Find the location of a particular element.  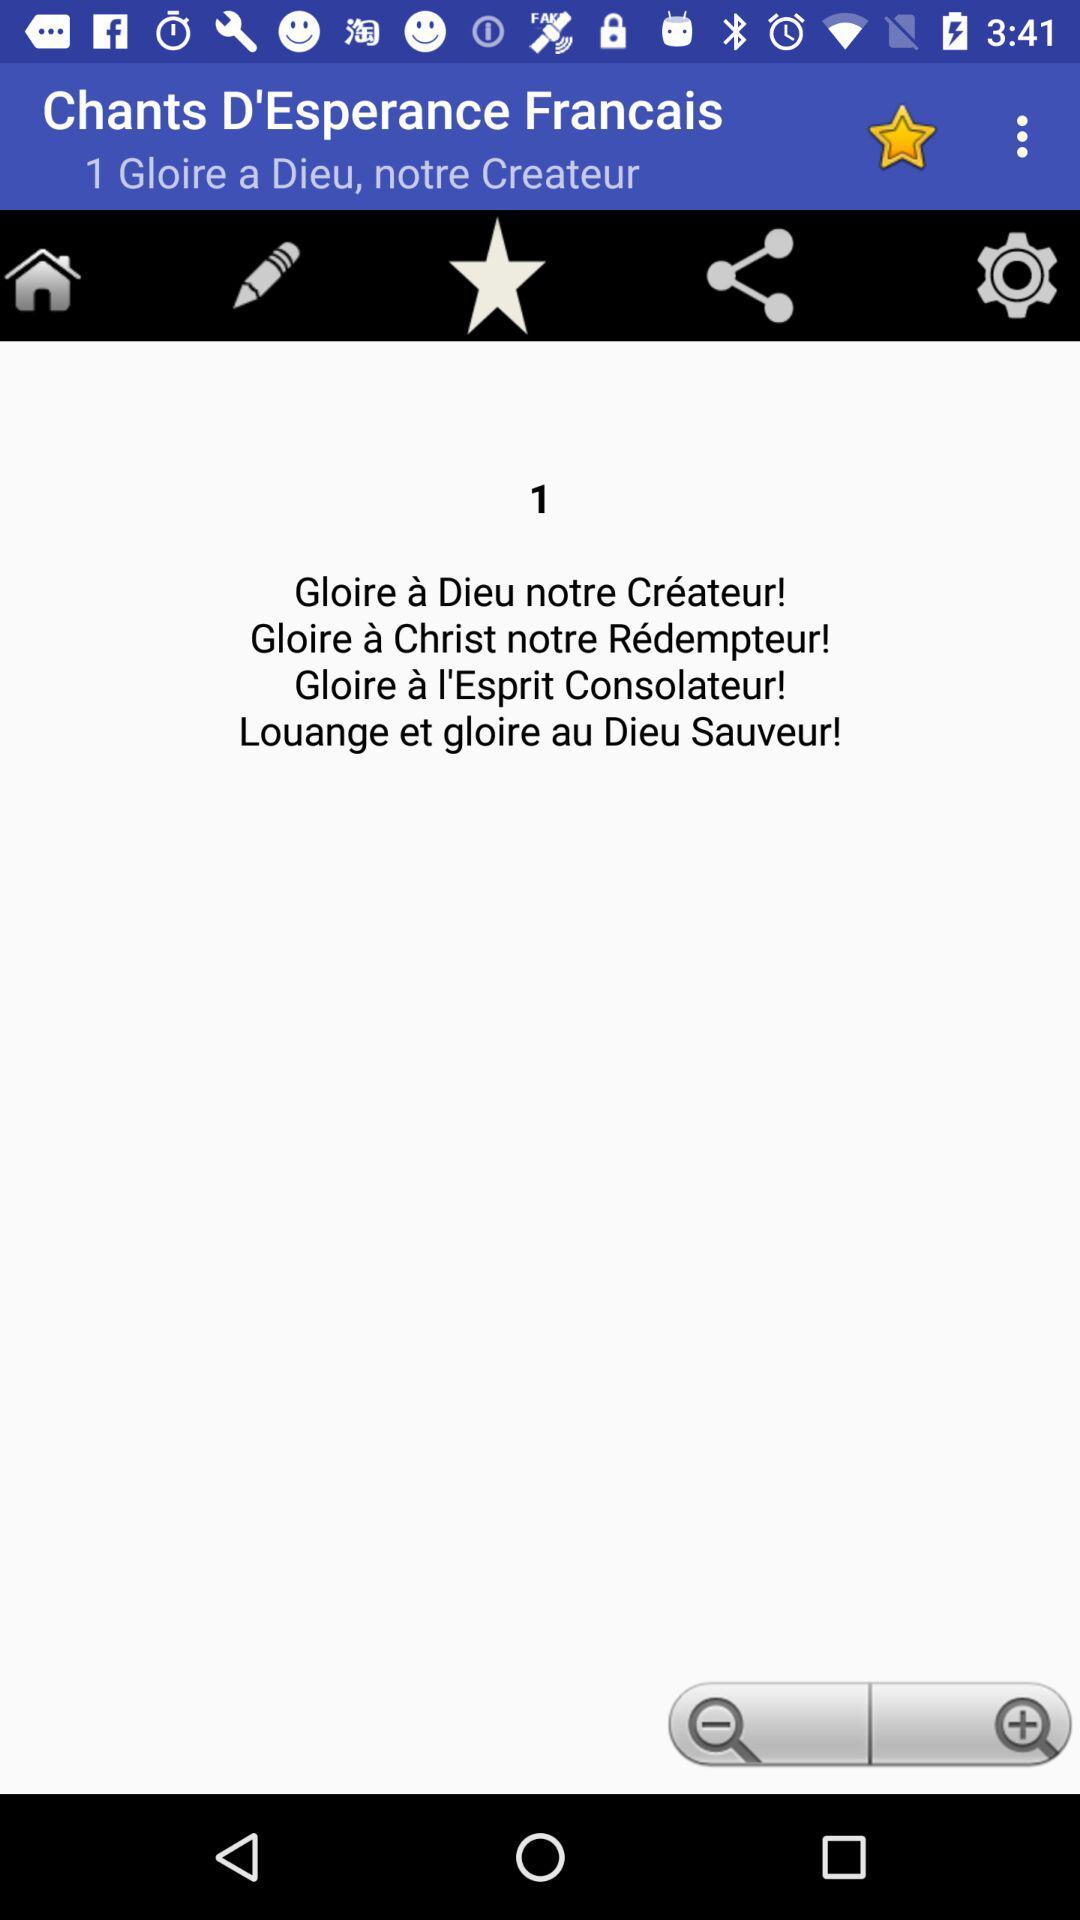

enlarge is located at coordinates (974, 1729).